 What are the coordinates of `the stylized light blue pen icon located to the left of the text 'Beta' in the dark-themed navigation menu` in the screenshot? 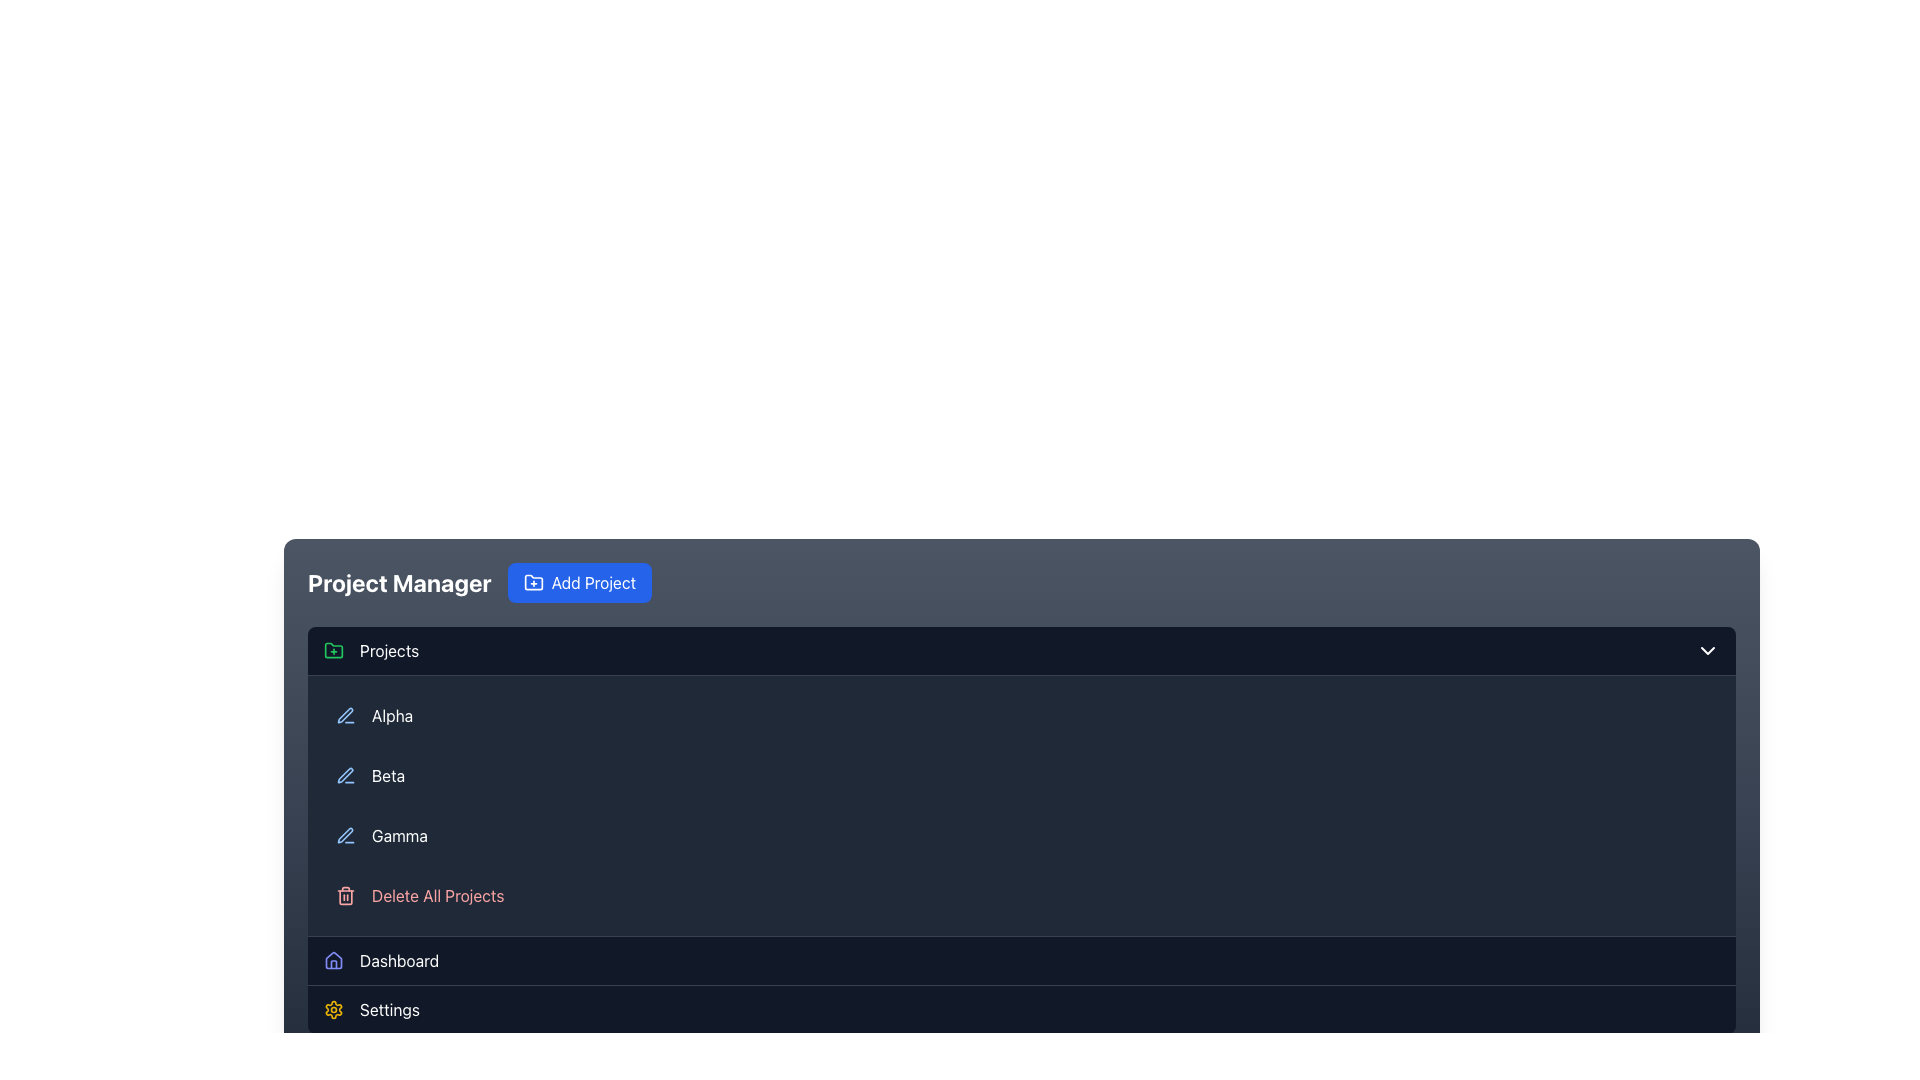 It's located at (345, 774).